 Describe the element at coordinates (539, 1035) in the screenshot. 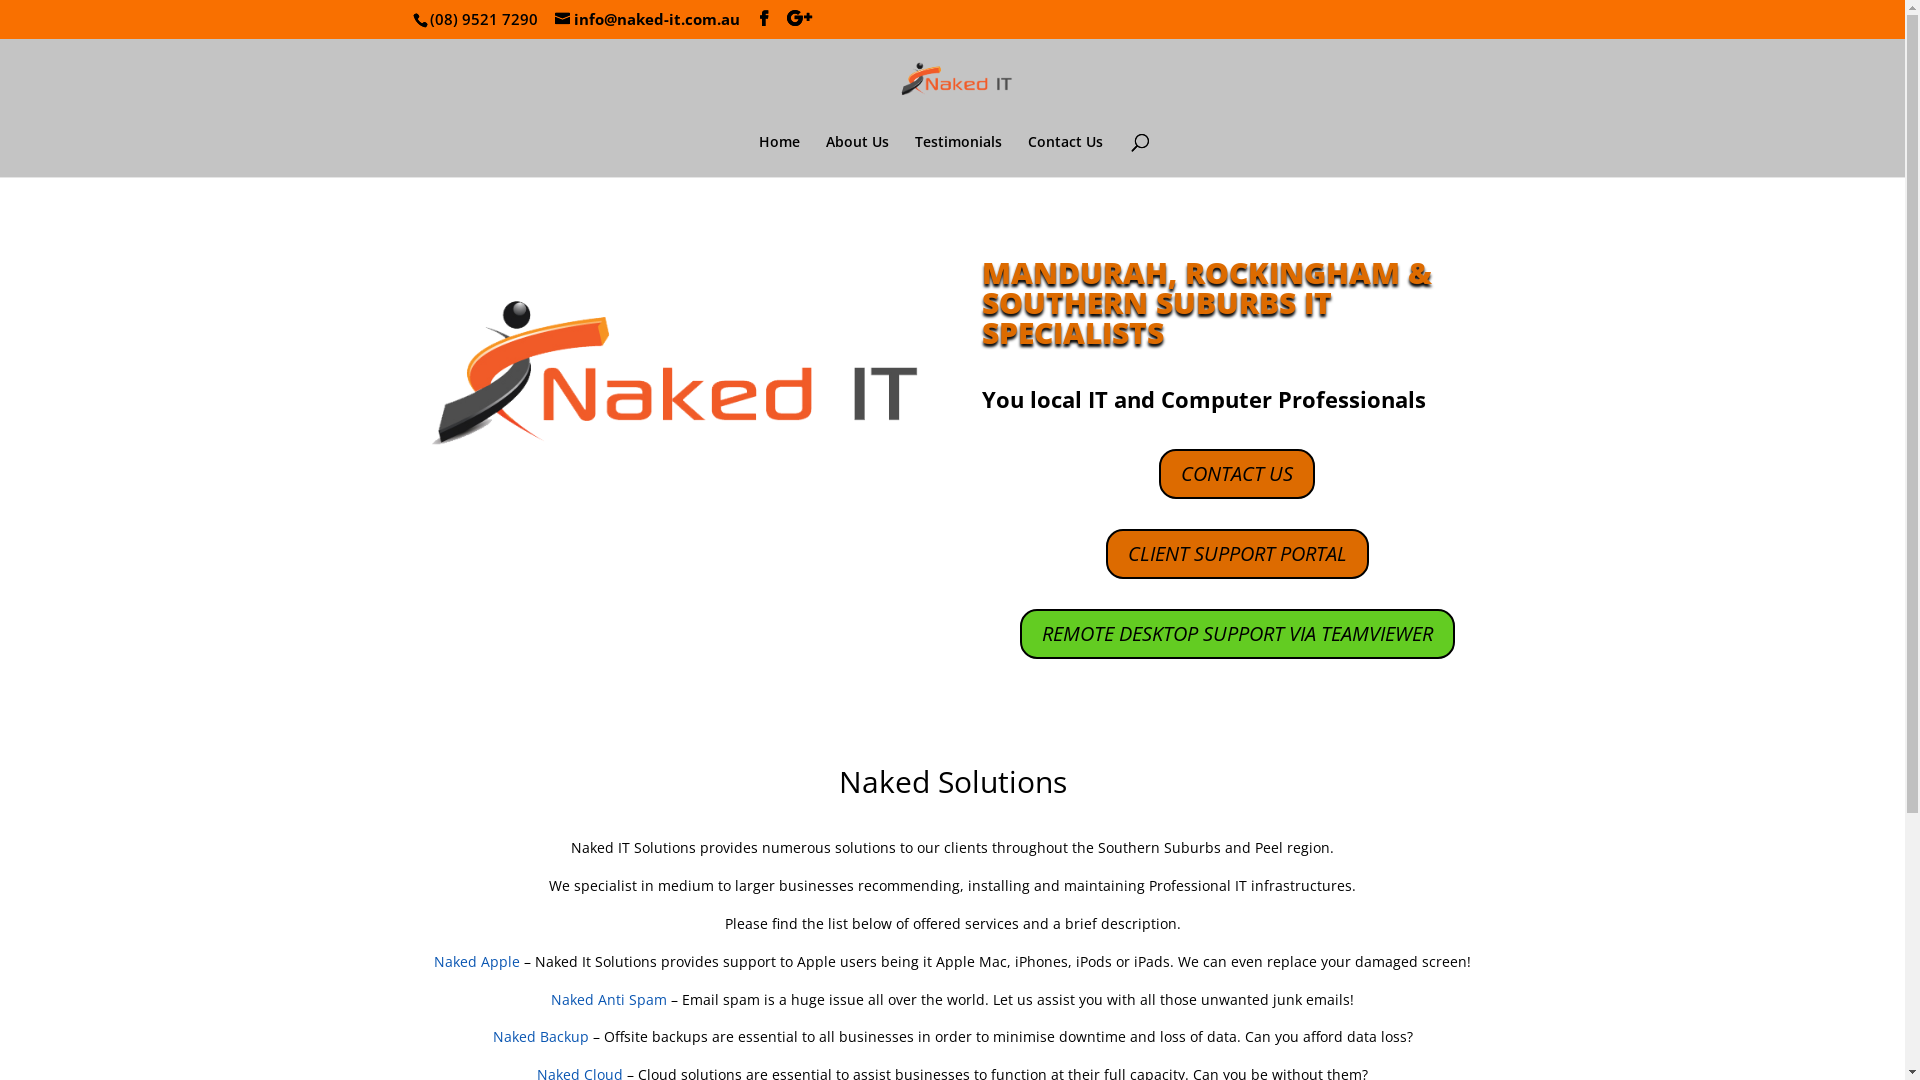

I see `'Naked Backup'` at that location.